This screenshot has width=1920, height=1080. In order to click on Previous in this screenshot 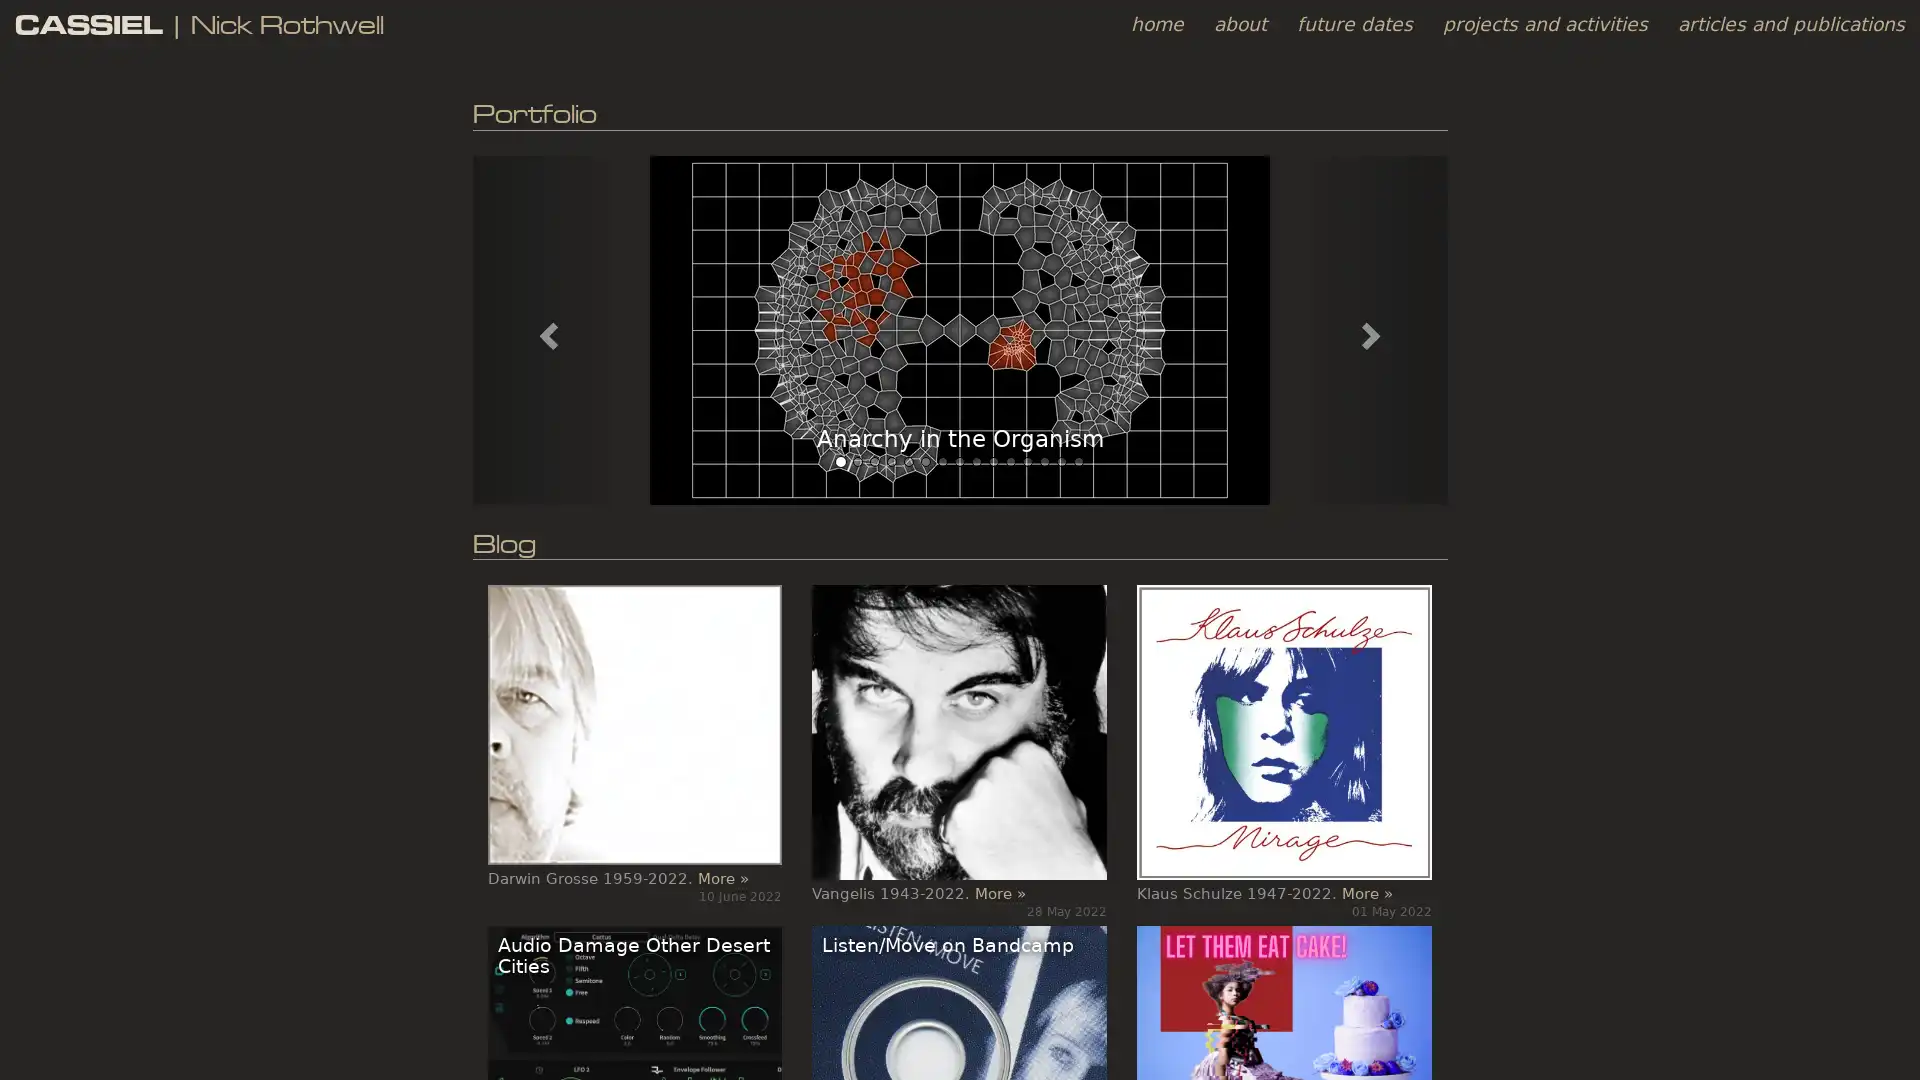, I will do `click(545, 329)`.